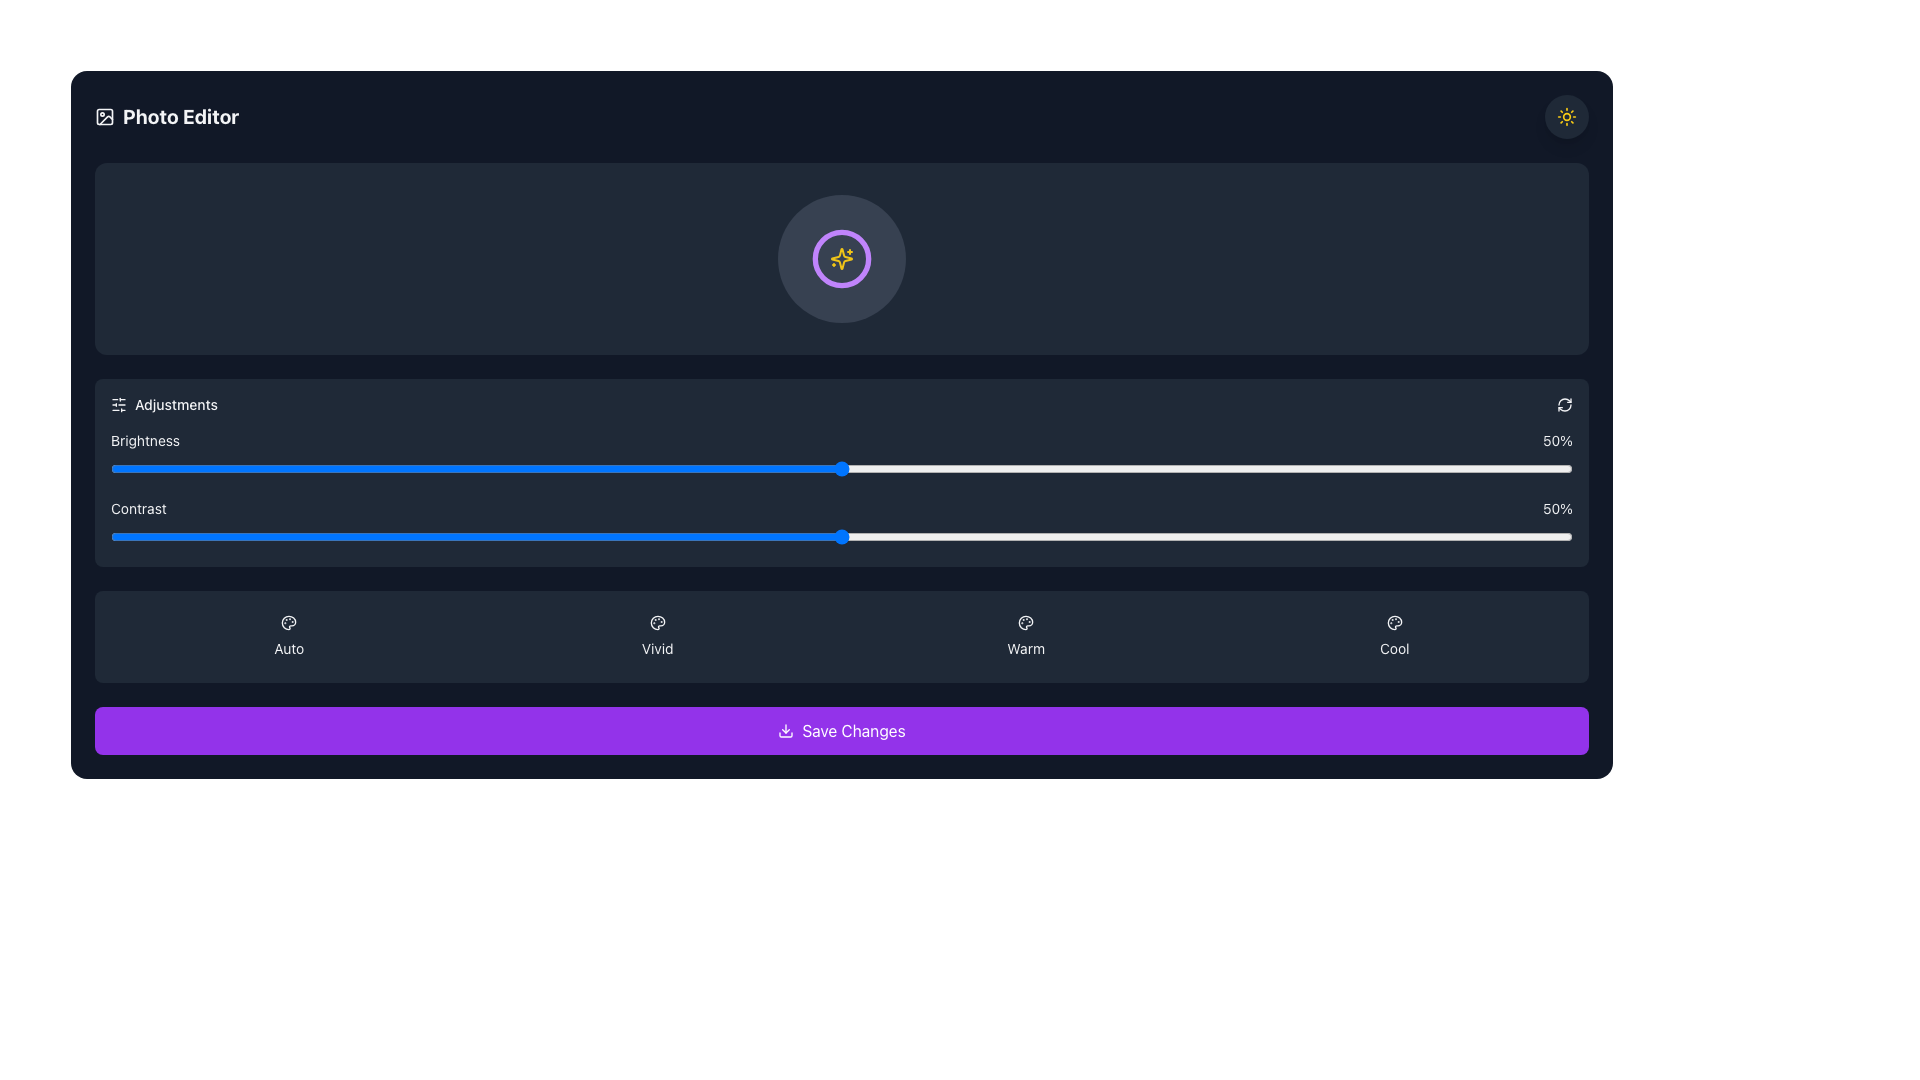 The width and height of the screenshot is (1920, 1080). What do you see at coordinates (1026, 622) in the screenshot?
I see `the artistic action icon located in the header area of the interface, which is adjacent to other thematic controls` at bounding box center [1026, 622].